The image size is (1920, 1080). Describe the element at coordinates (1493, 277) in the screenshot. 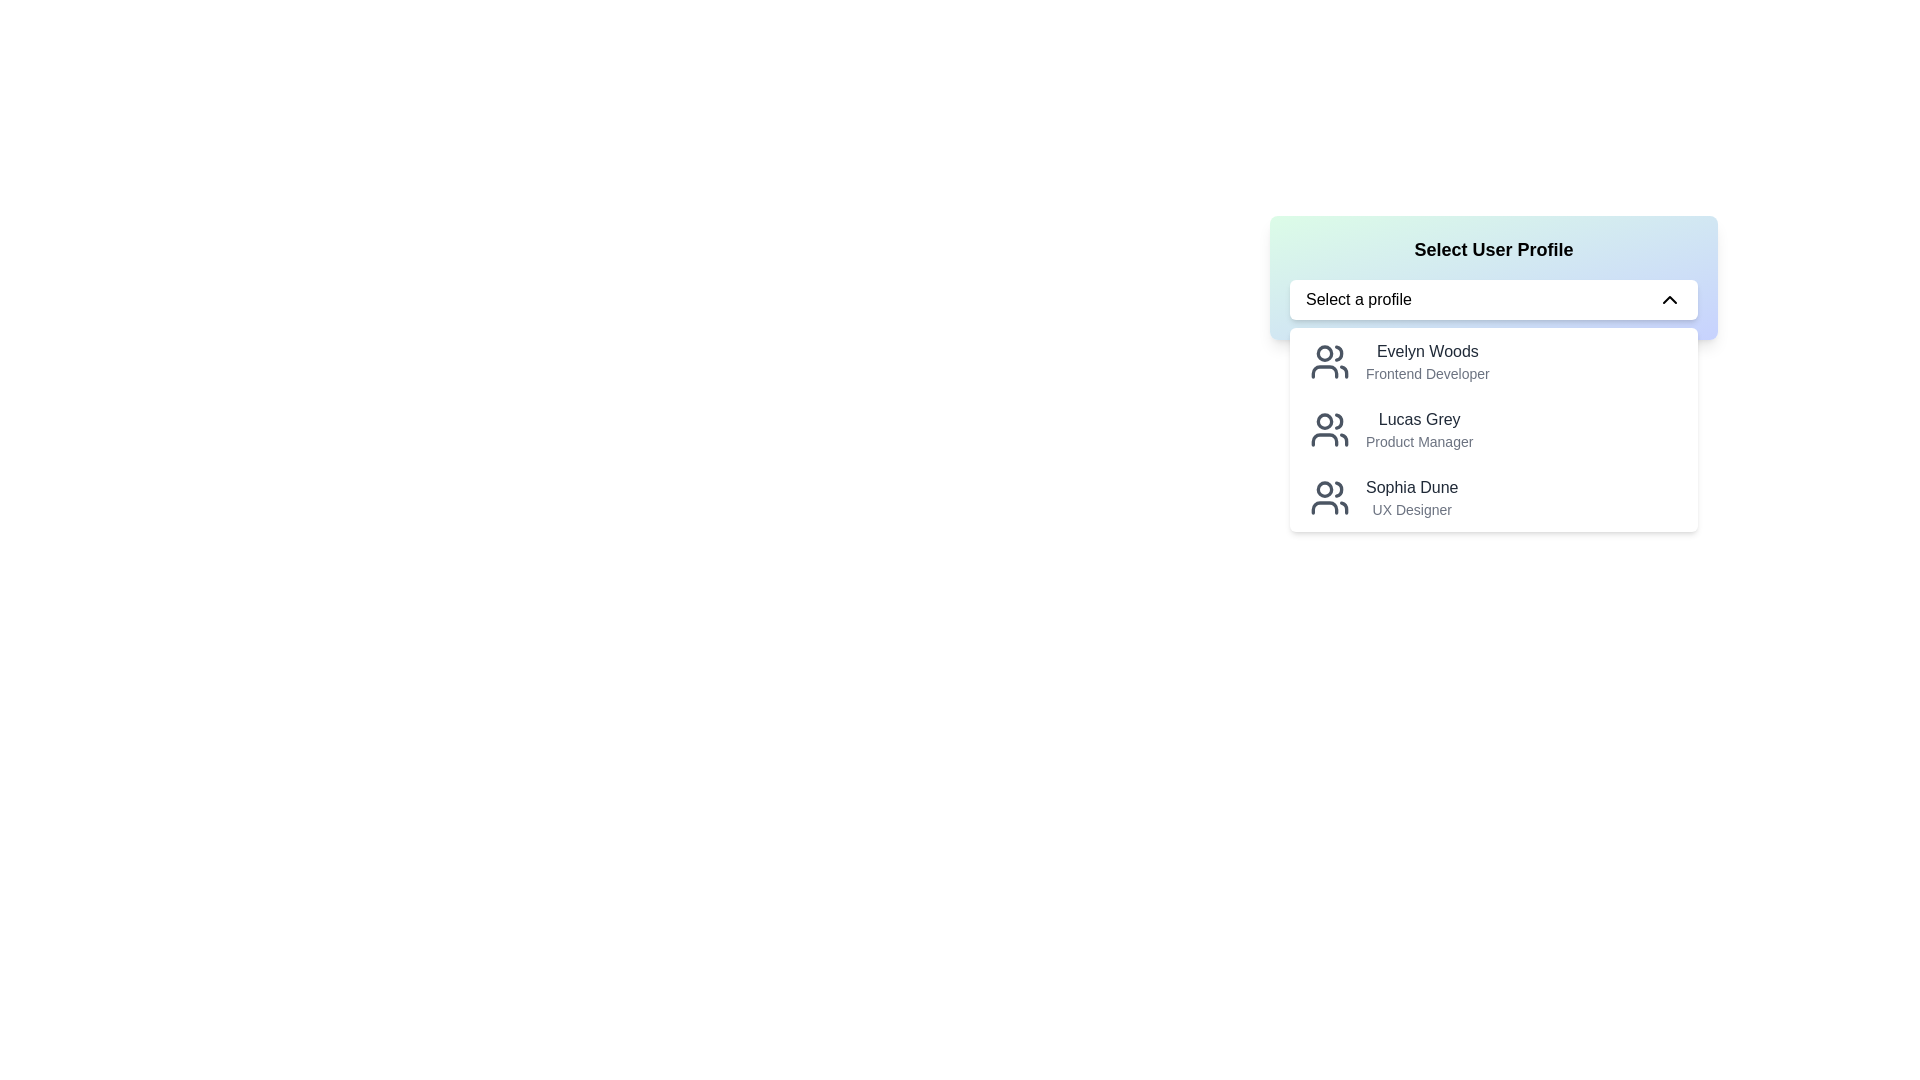

I see `the dropdown options of the 'Select User Profile' dropdown menu by clicking to expand it` at that location.